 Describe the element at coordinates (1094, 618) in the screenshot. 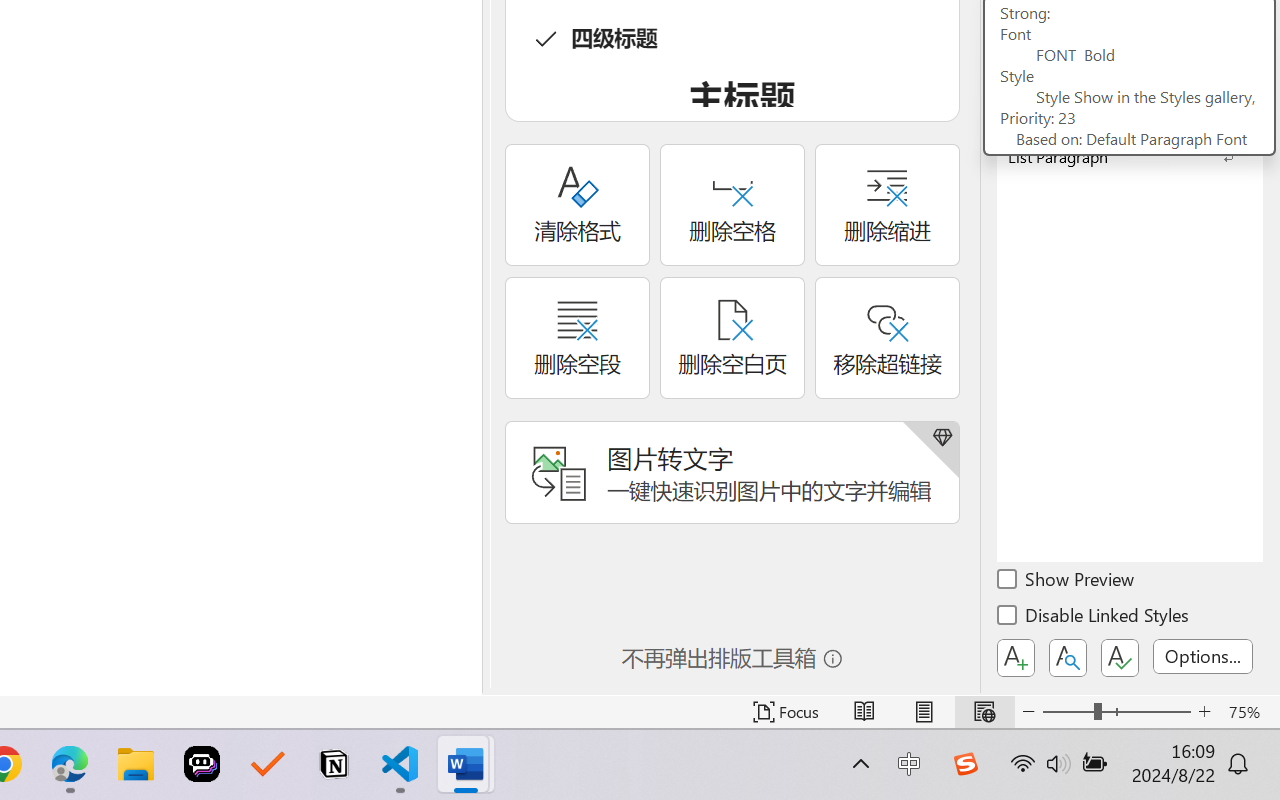

I see `'Disable Linked Styles'` at that location.